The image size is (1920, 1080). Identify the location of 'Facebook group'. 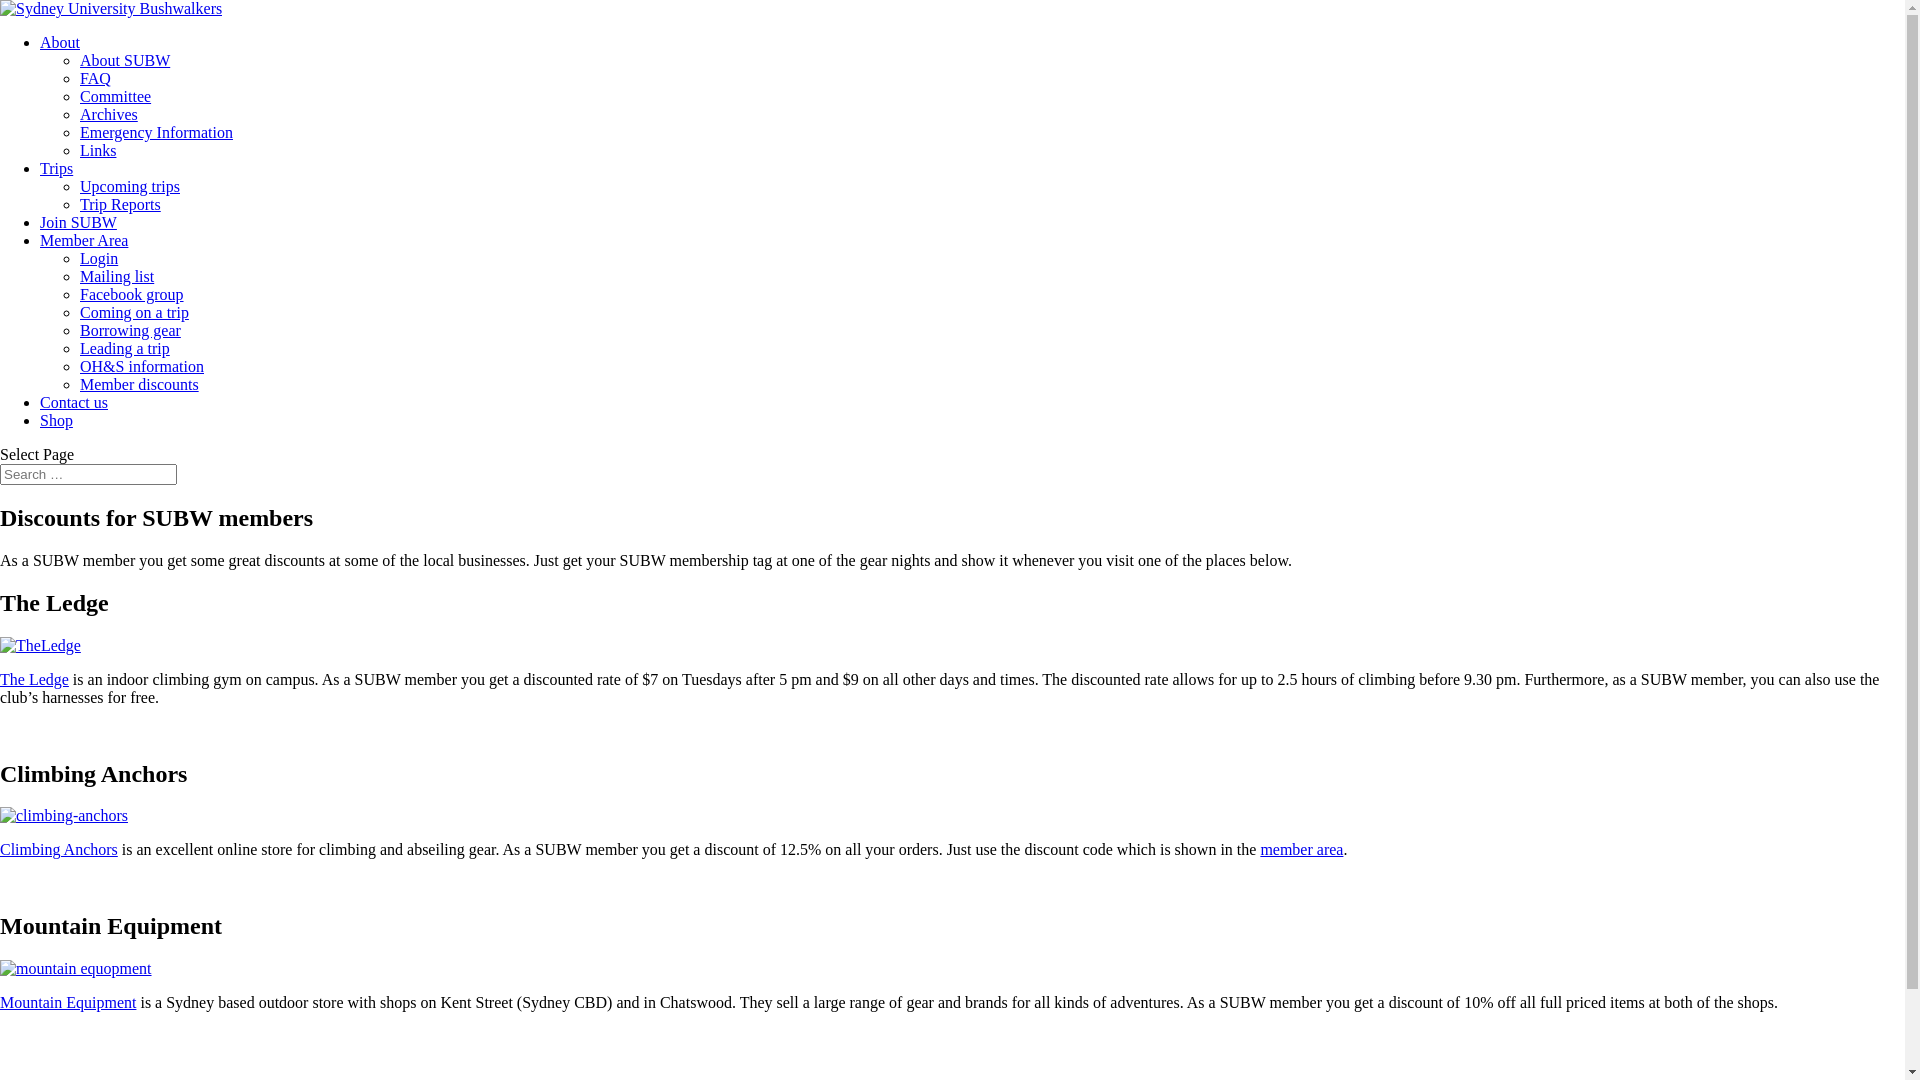
(131, 294).